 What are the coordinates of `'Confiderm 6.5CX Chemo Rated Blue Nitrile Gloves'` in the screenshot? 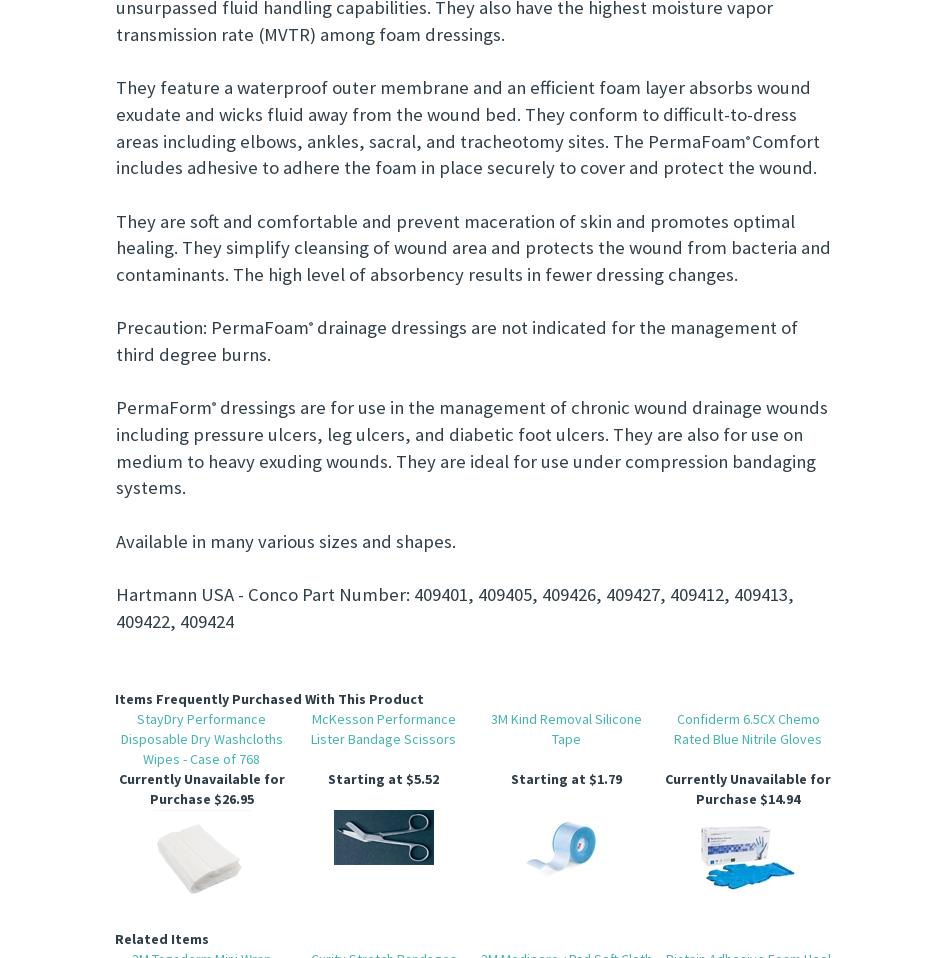 It's located at (747, 729).